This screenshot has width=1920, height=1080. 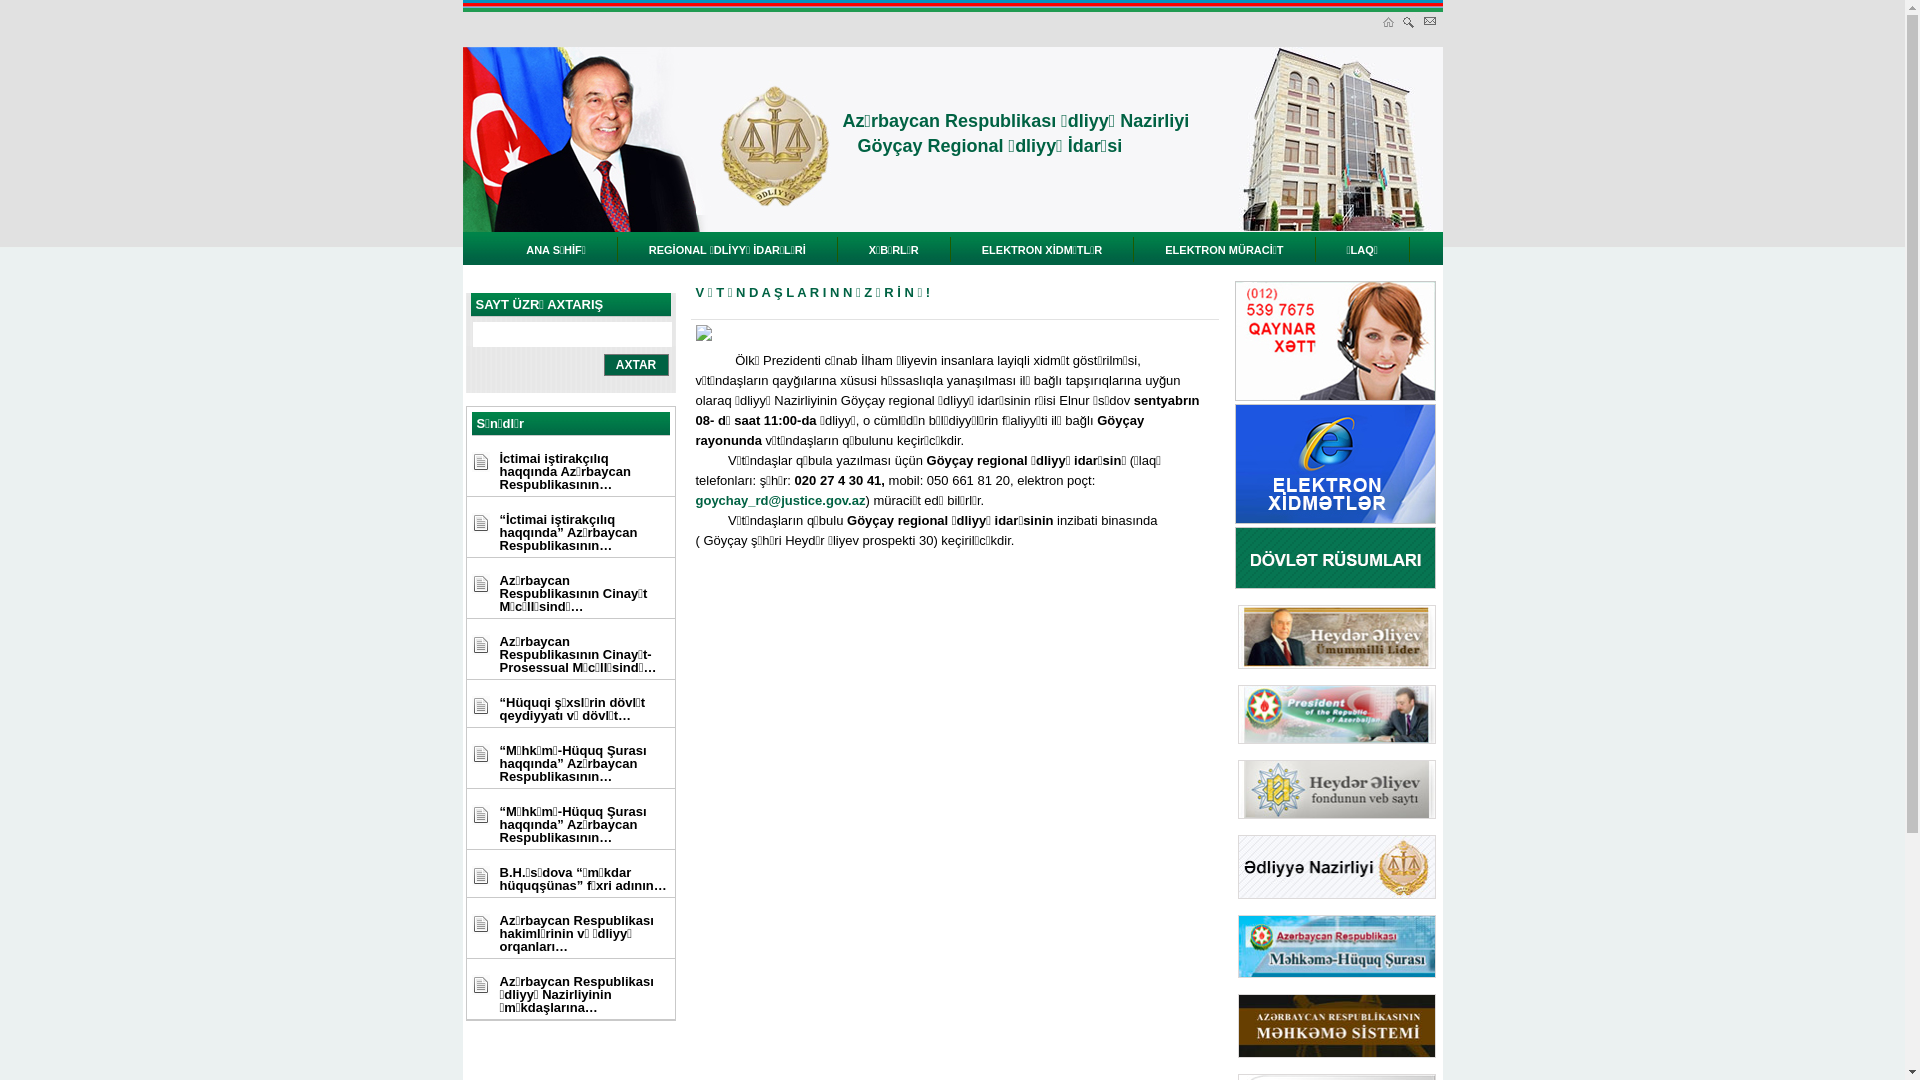 I want to click on 'AXTAR', so click(x=635, y=365).